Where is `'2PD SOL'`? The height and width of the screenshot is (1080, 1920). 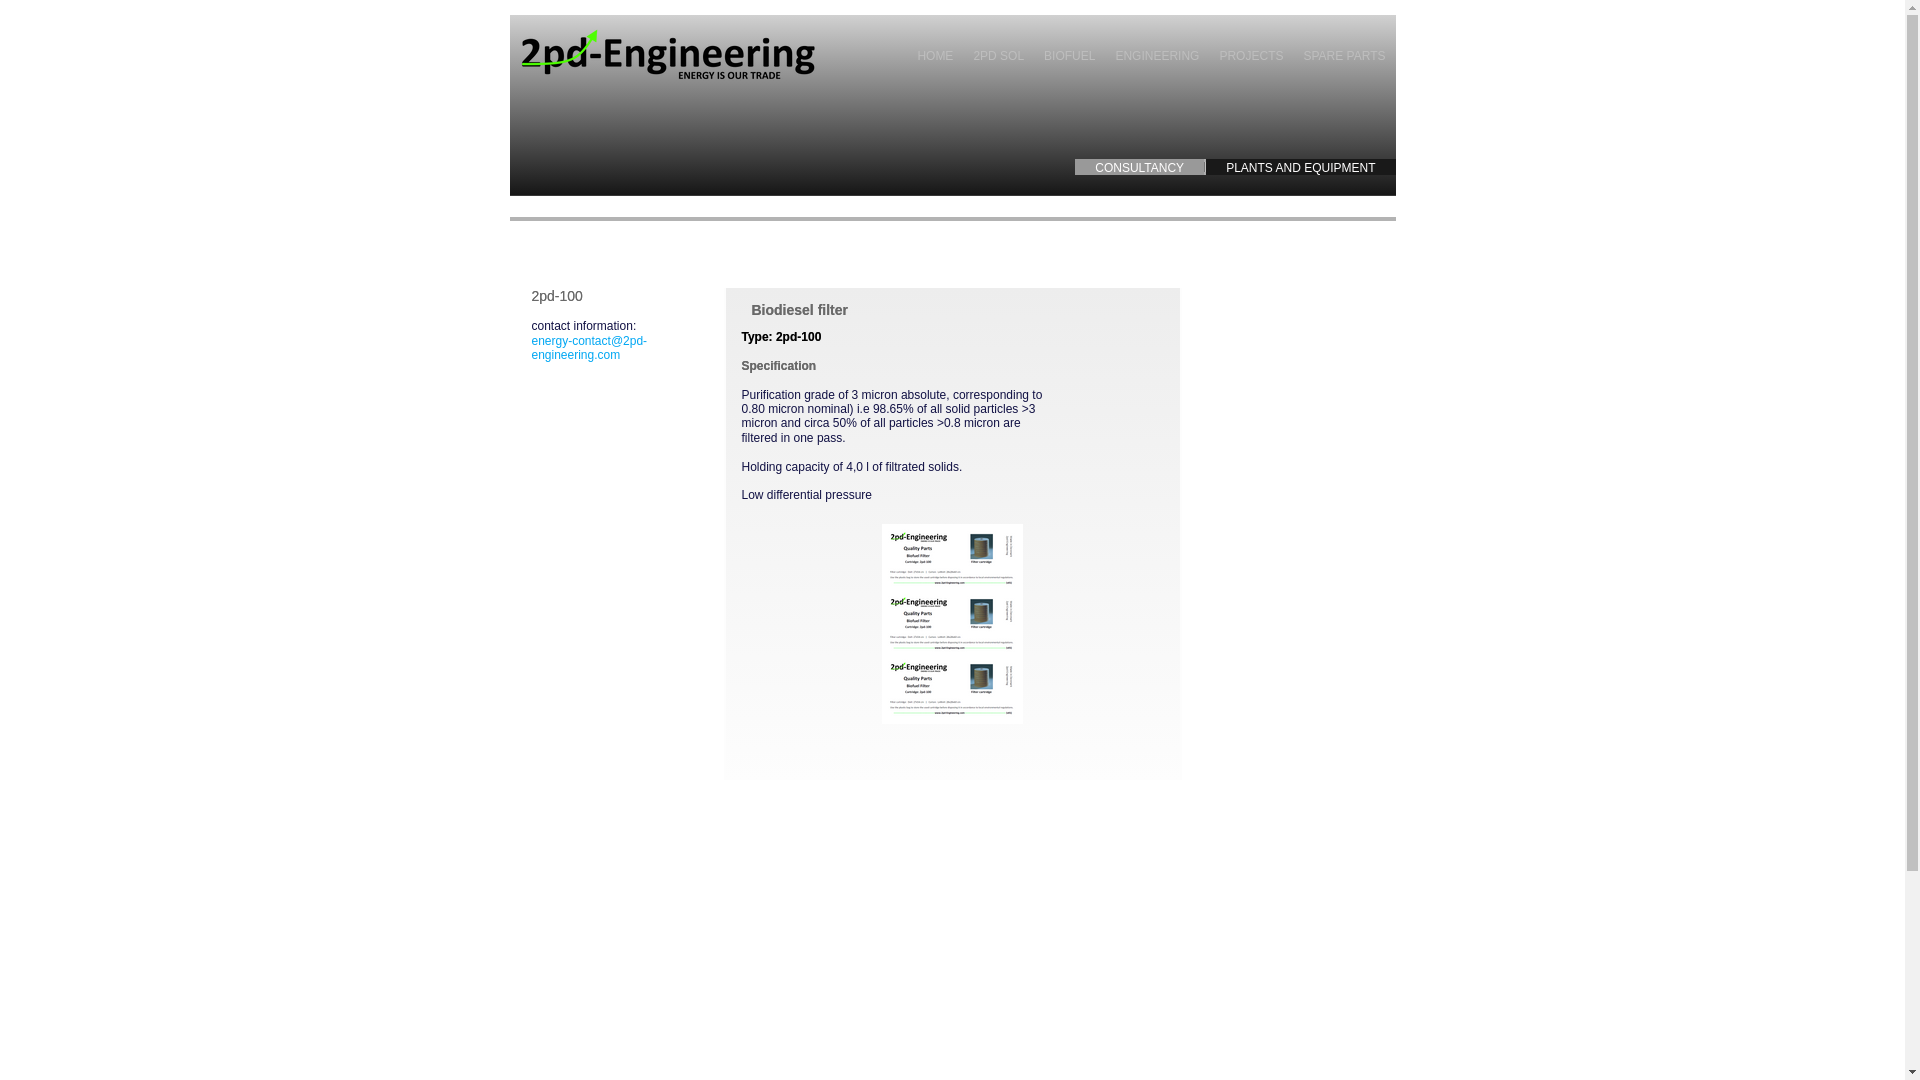 '2PD SOL' is located at coordinates (963, 55).